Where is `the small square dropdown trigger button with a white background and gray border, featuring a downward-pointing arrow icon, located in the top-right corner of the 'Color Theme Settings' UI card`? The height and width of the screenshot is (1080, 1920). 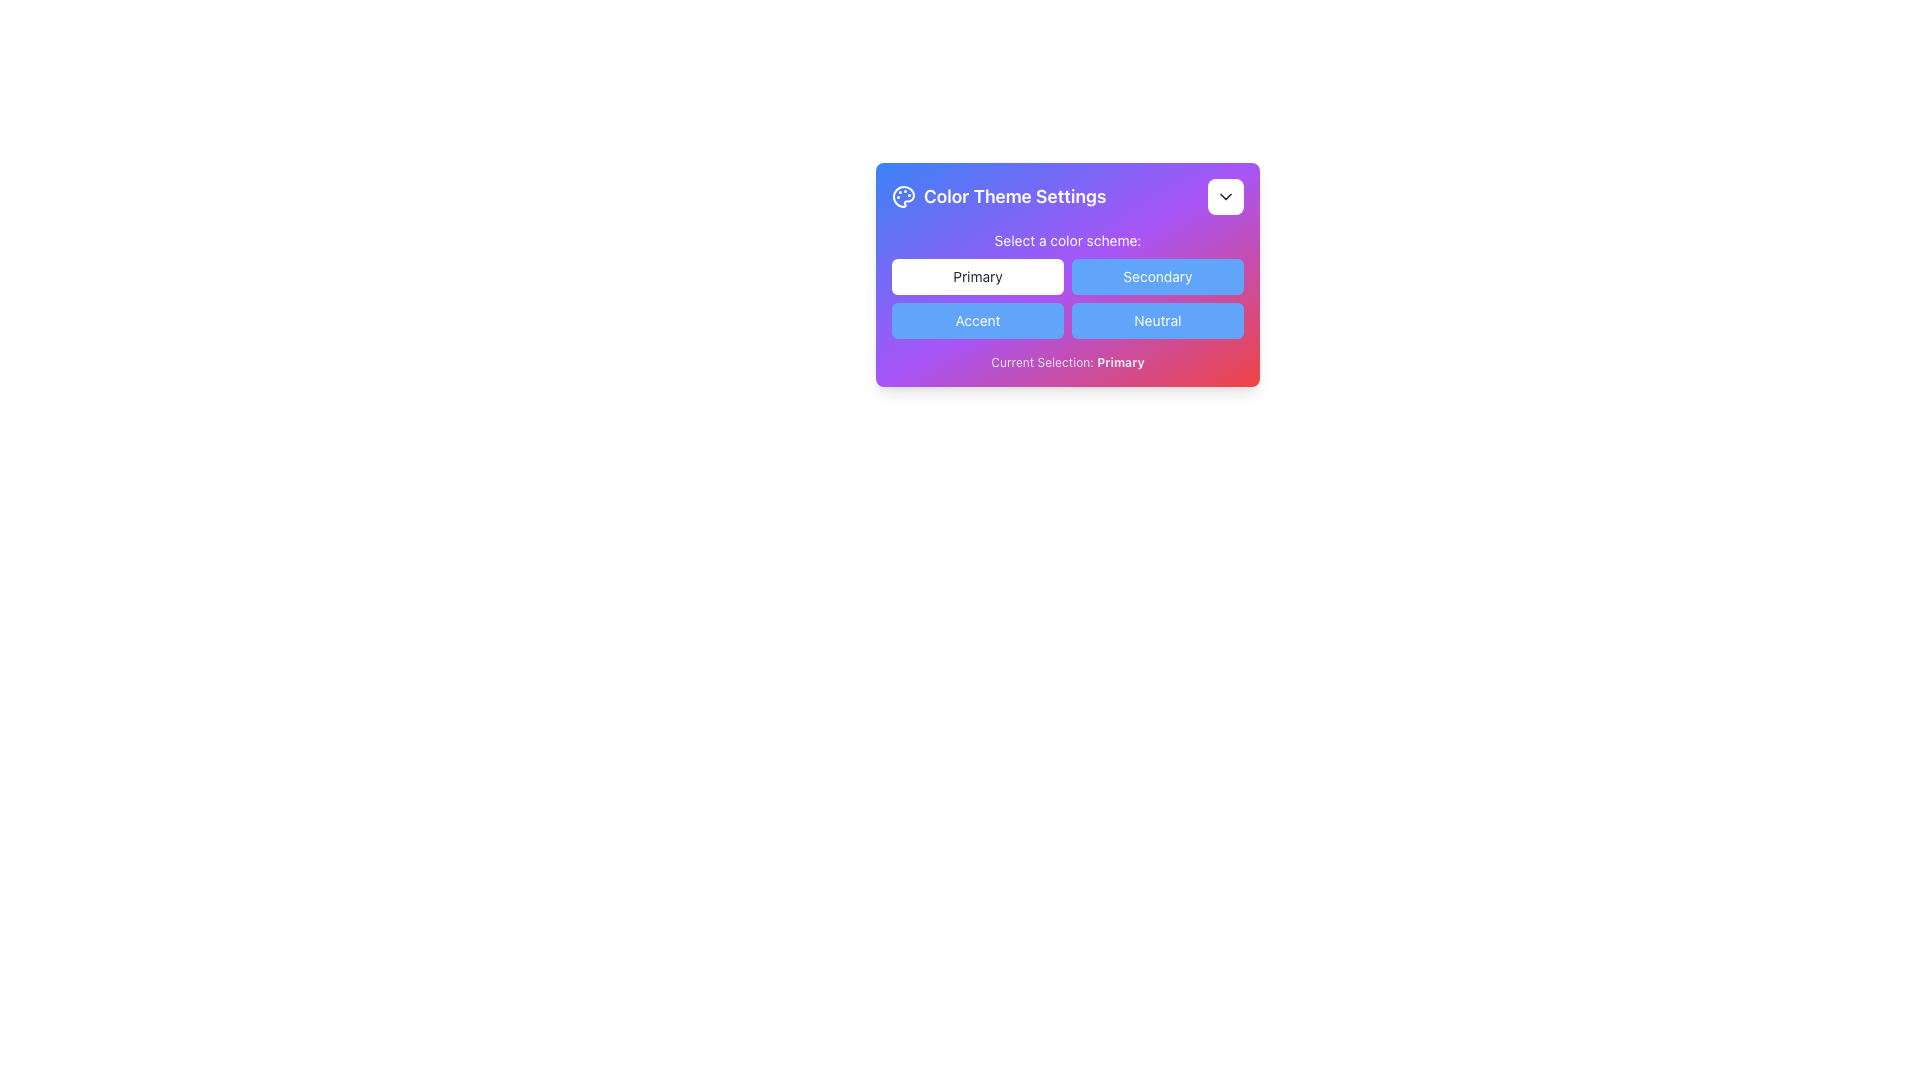
the small square dropdown trigger button with a white background and gray border, featuring a downward-pointing arrow icon, located in the top-right corner of the 'Color Theme Settings' UI card is located at coordinates (1224, 196).